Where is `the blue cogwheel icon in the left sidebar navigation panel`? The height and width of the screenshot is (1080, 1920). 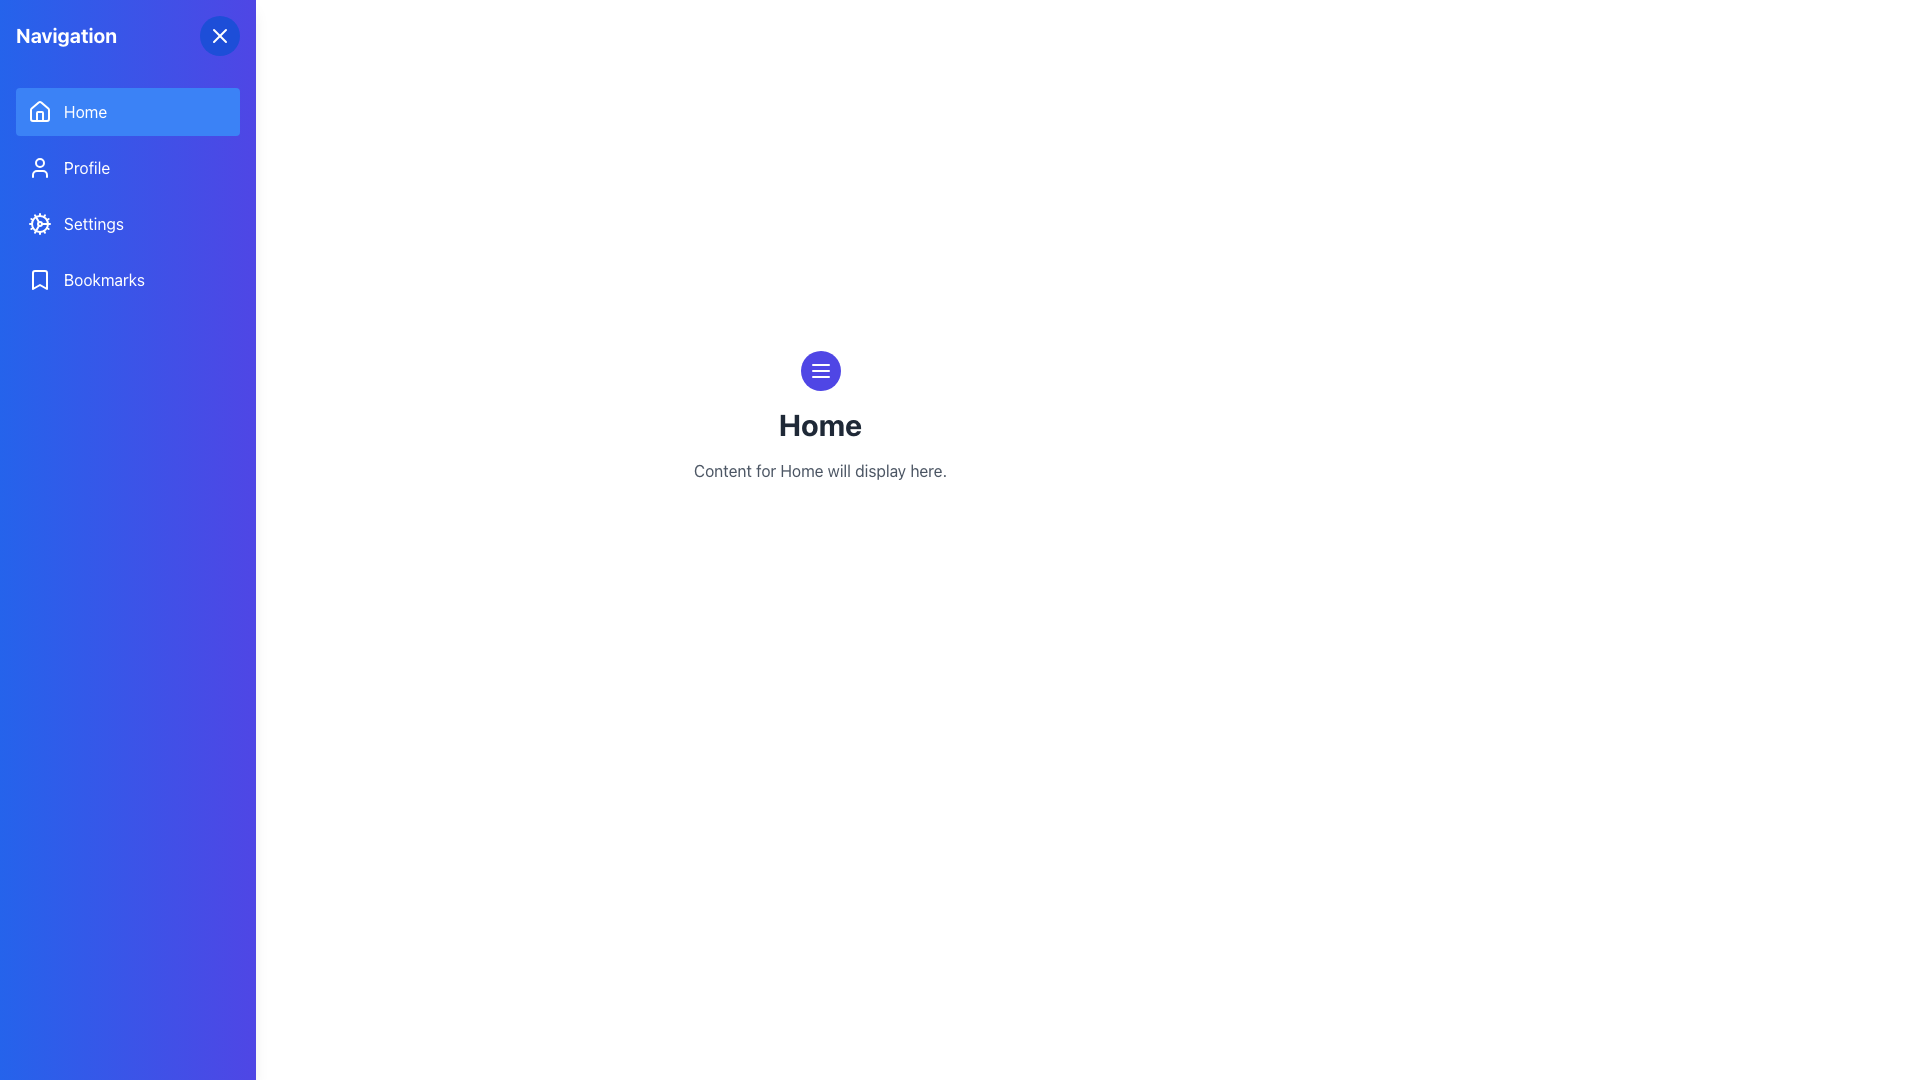 the blue cogwheel icon in the left sidebar navigation panel is located at coordinates (39, 223).